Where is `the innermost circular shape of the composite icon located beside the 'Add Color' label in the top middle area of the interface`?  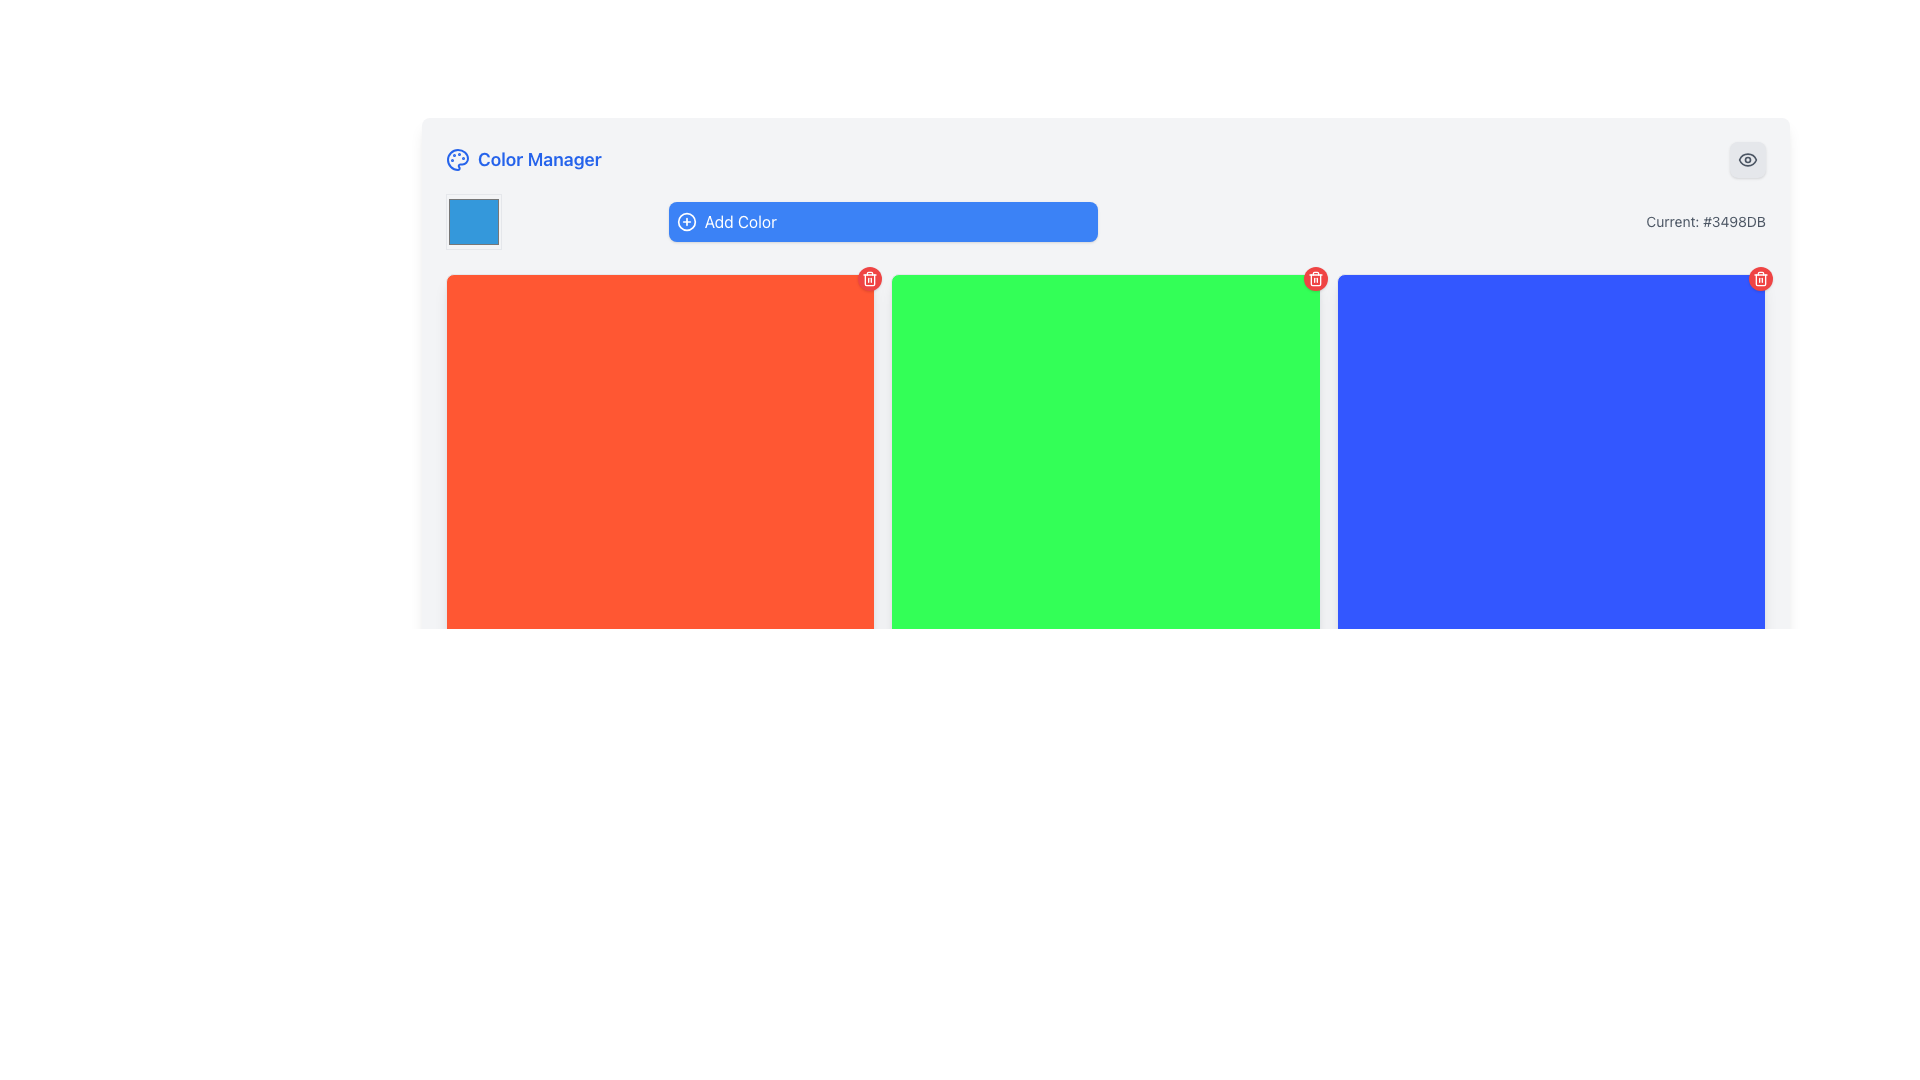 the innermost circular shape of the composite icon located beside the 'Add Color' label in the top middle area of the interface is located at coordinates (686, 222).